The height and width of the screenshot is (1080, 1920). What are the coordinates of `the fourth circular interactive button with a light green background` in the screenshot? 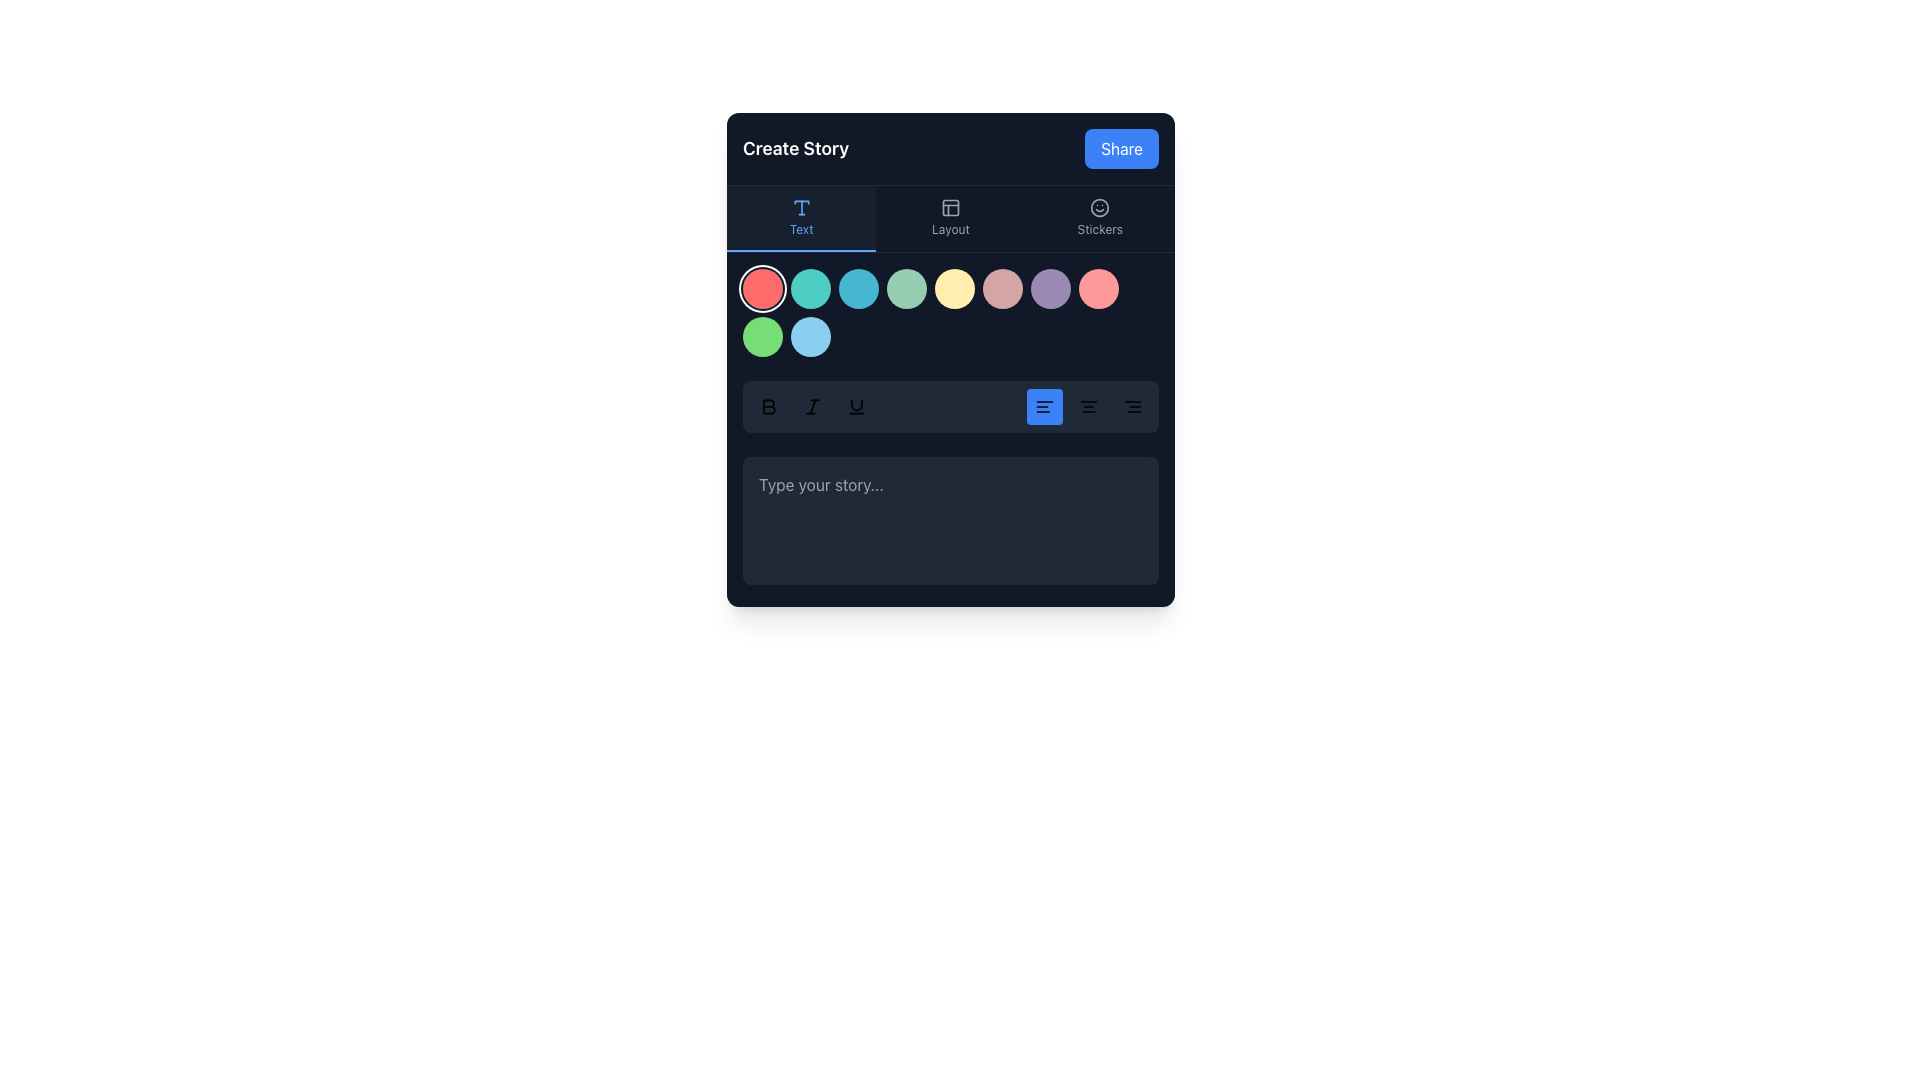 It's located at (906, 289).